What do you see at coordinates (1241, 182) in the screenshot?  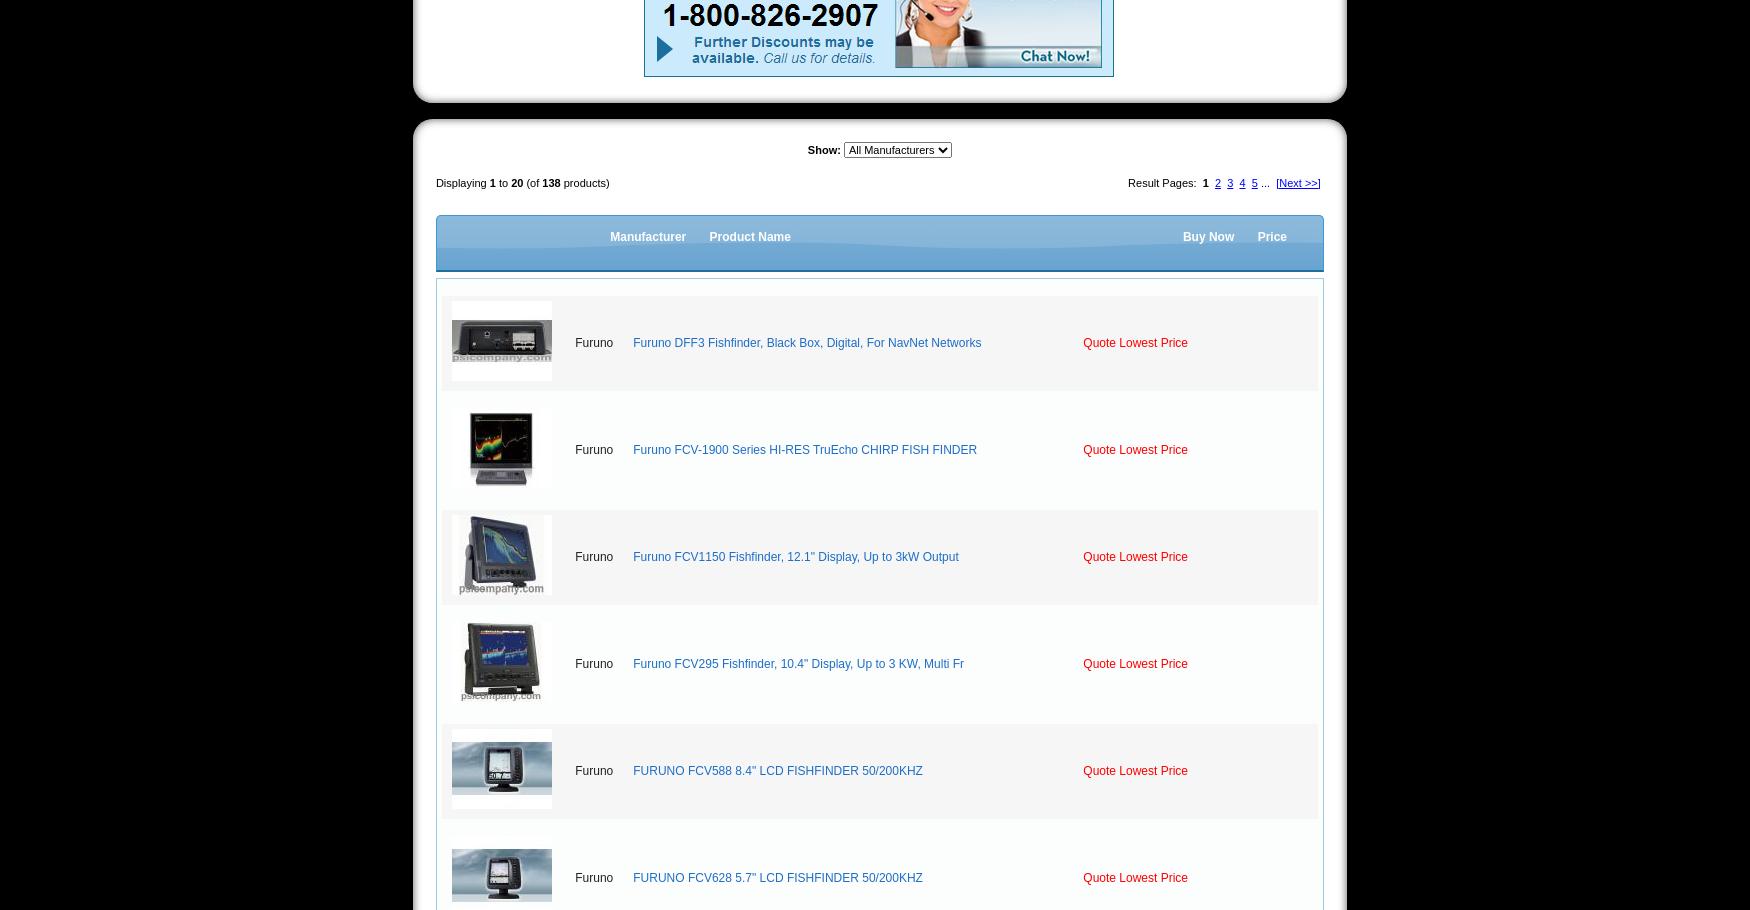 I see `'4'` at bounding box center [1241, 182].